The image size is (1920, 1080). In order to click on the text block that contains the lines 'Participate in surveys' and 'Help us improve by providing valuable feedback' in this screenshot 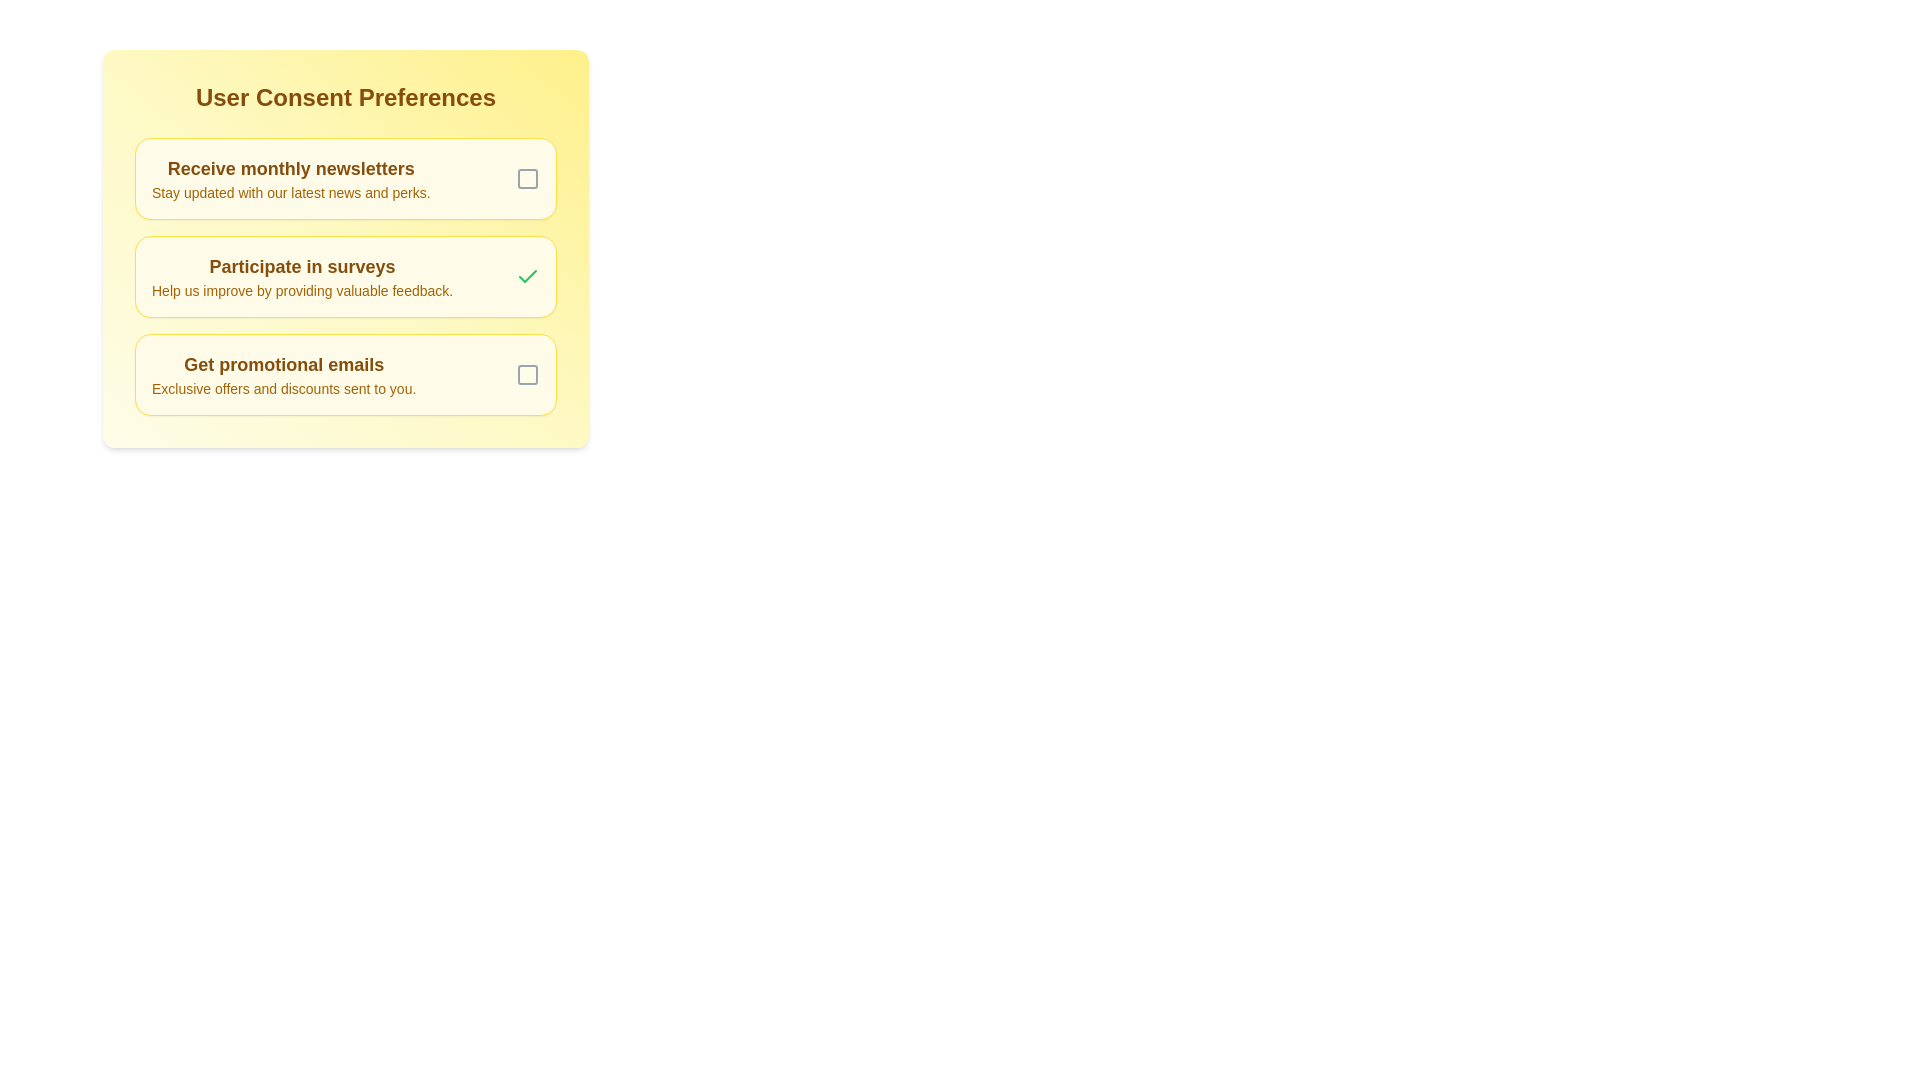, I will do `click(301, 277)`.